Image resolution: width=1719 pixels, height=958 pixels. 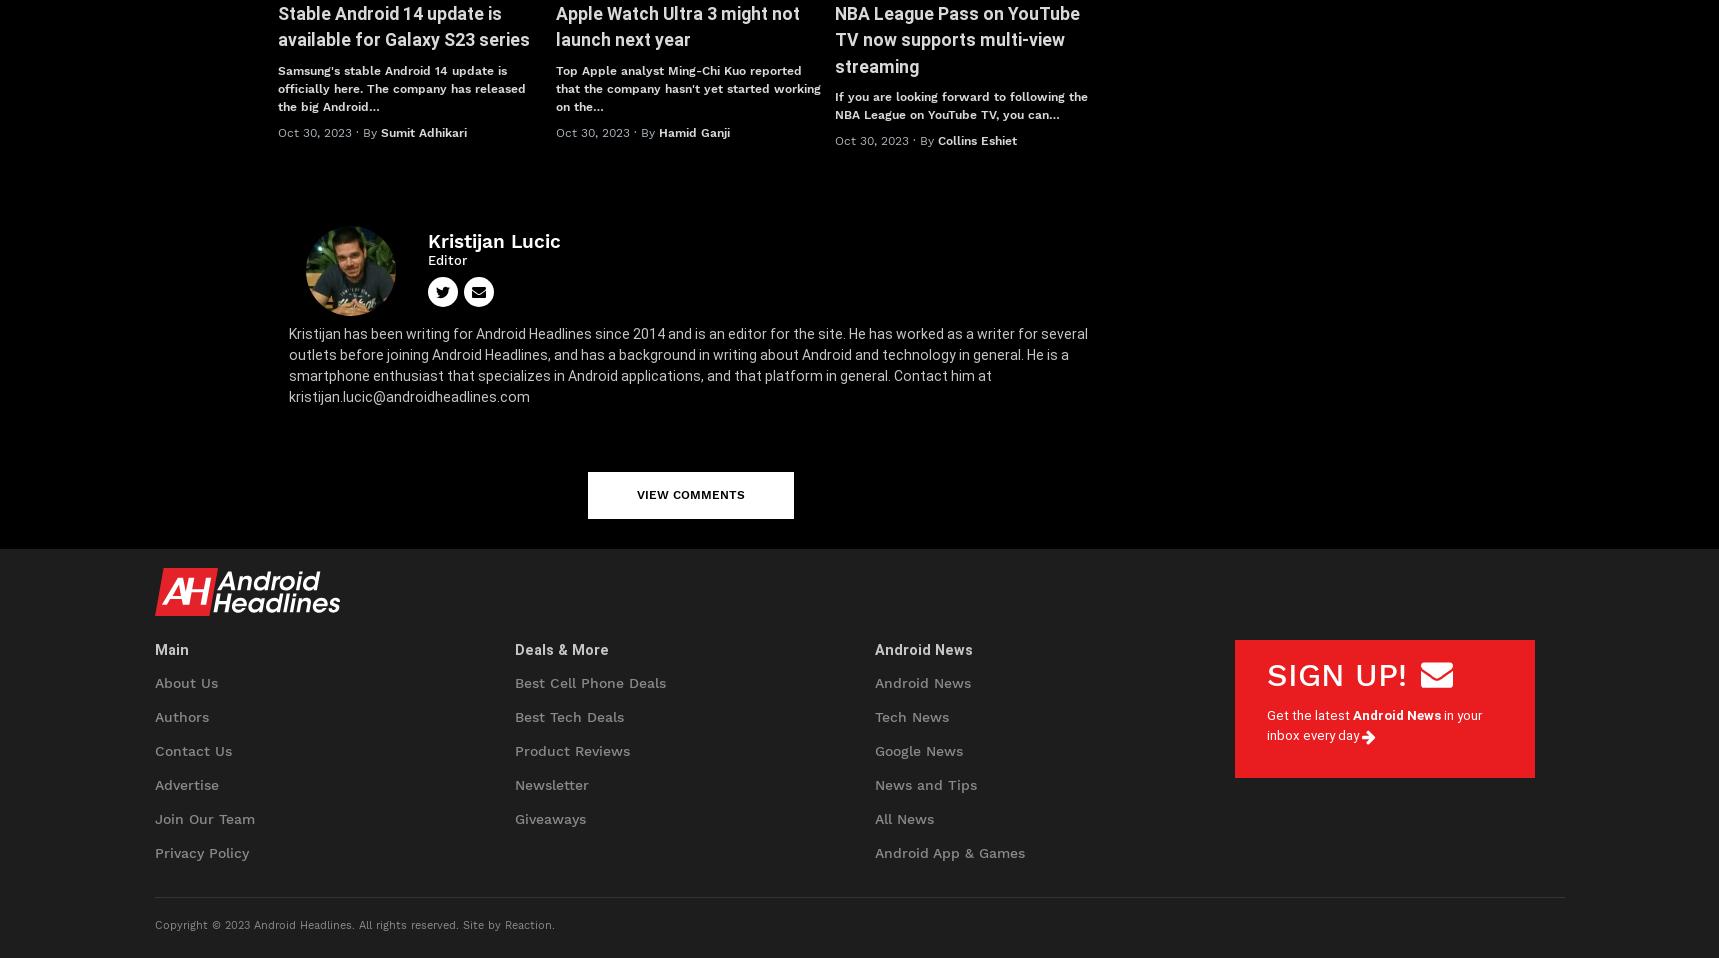 What do you see at coordinates (924, 784) in the screenshot?
I see `'News and Tips'` at bounding box center [924, 784].